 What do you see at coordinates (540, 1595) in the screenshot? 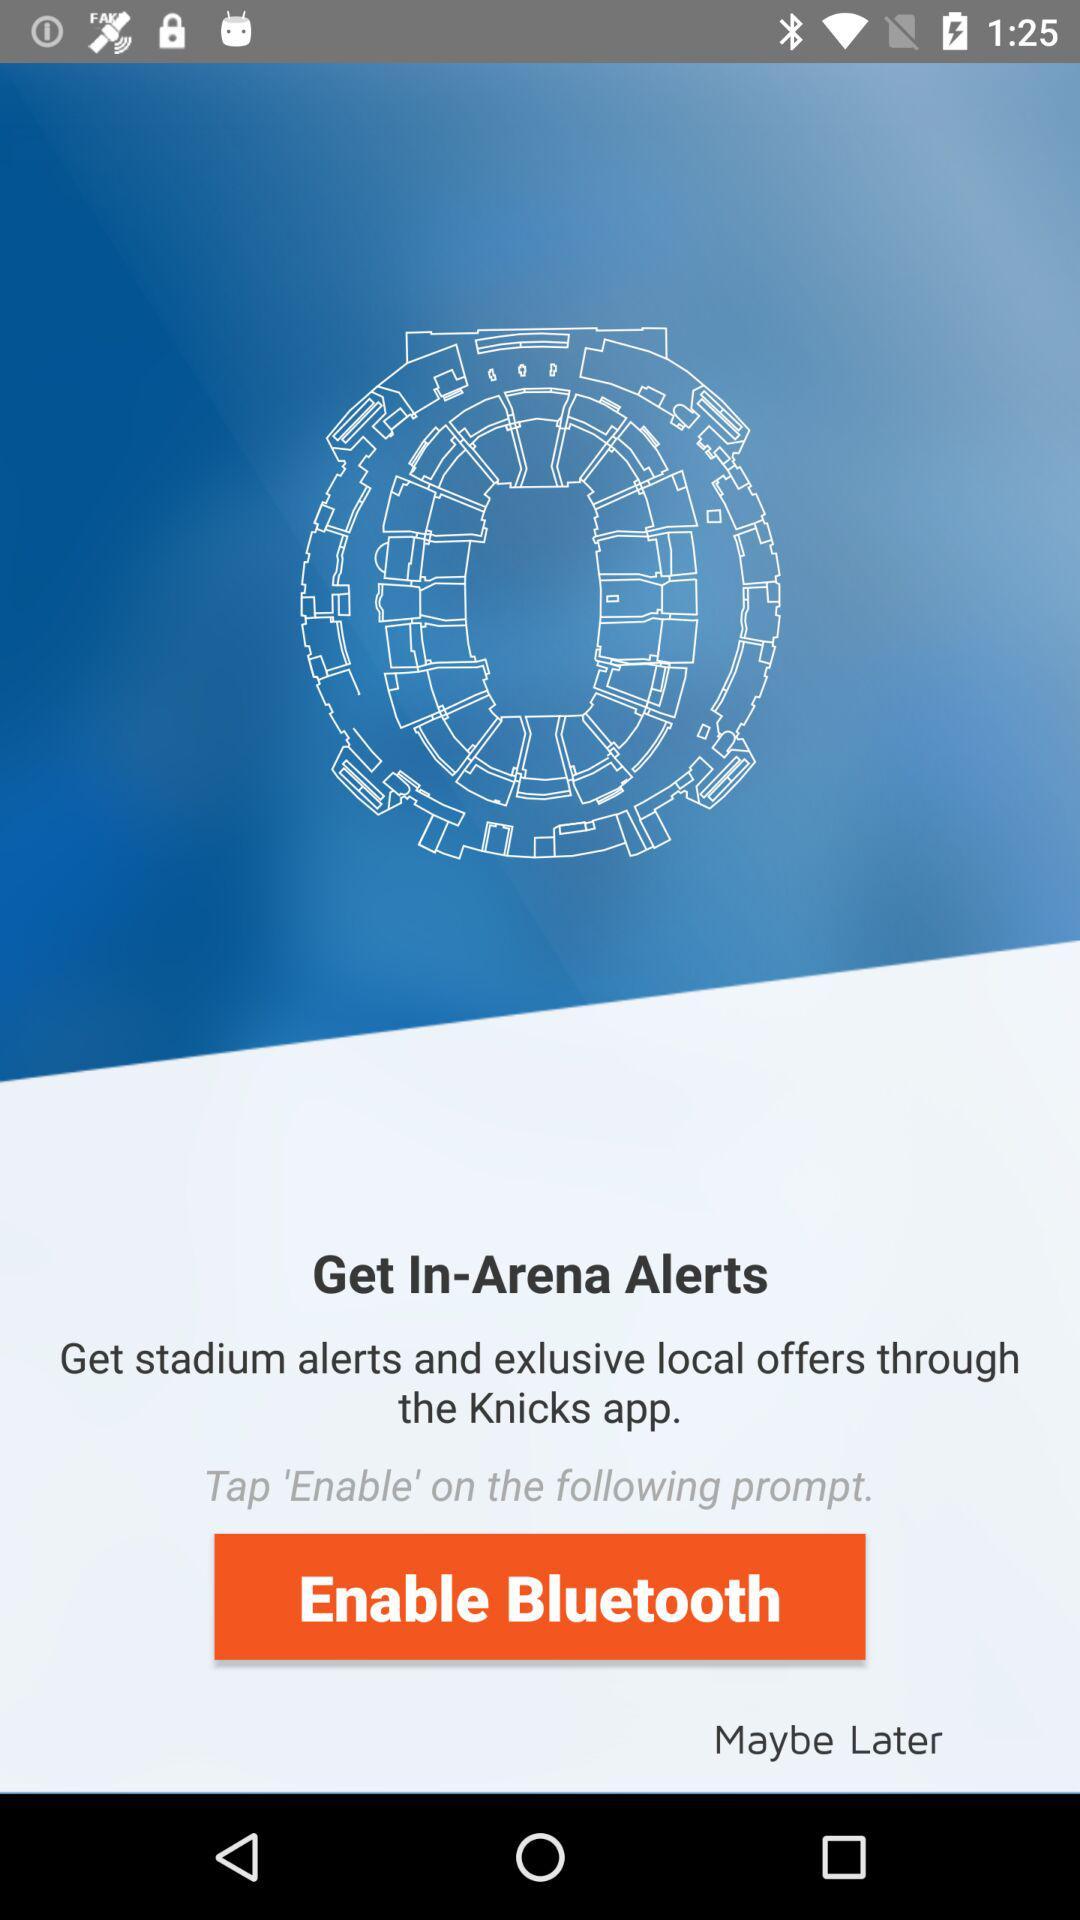
I see `icon below tap enable on` at bounding box center [540, 1595].